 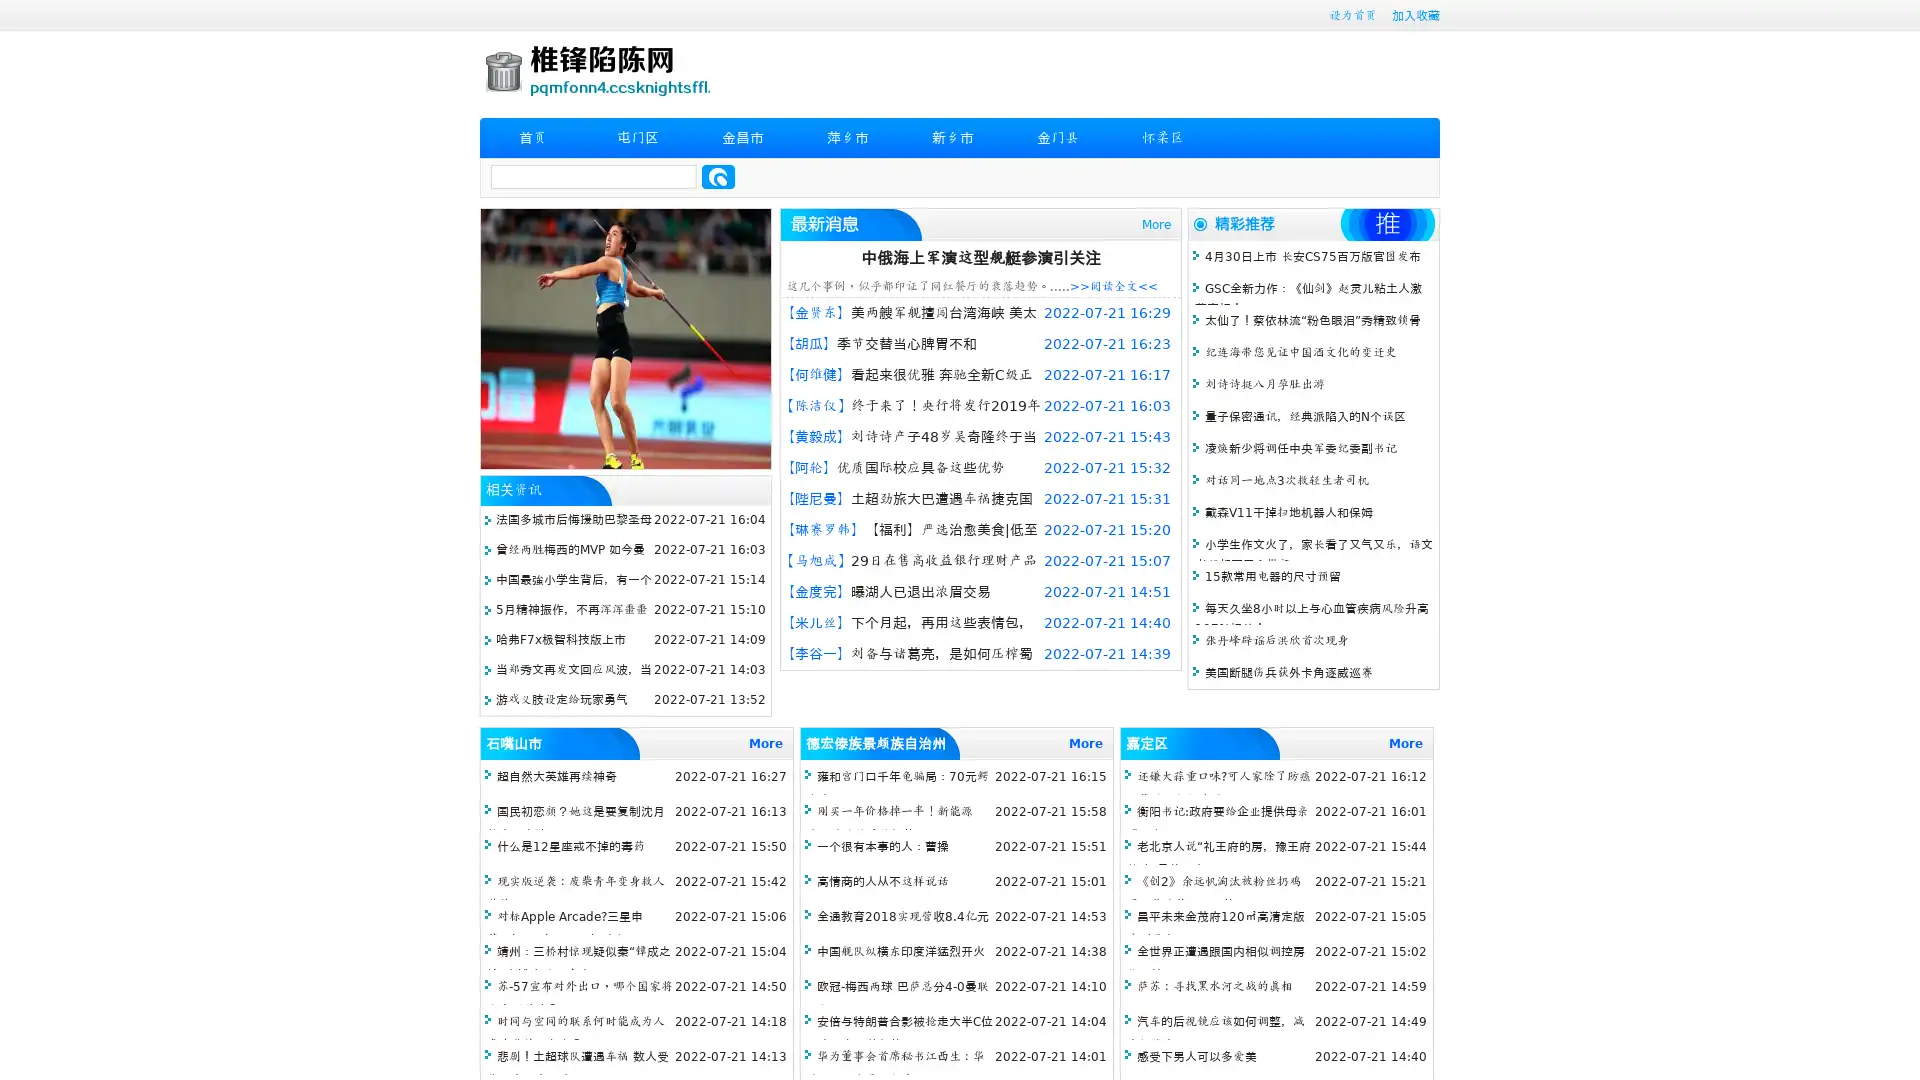 I want to click on Search, so click(x=718, y=176).